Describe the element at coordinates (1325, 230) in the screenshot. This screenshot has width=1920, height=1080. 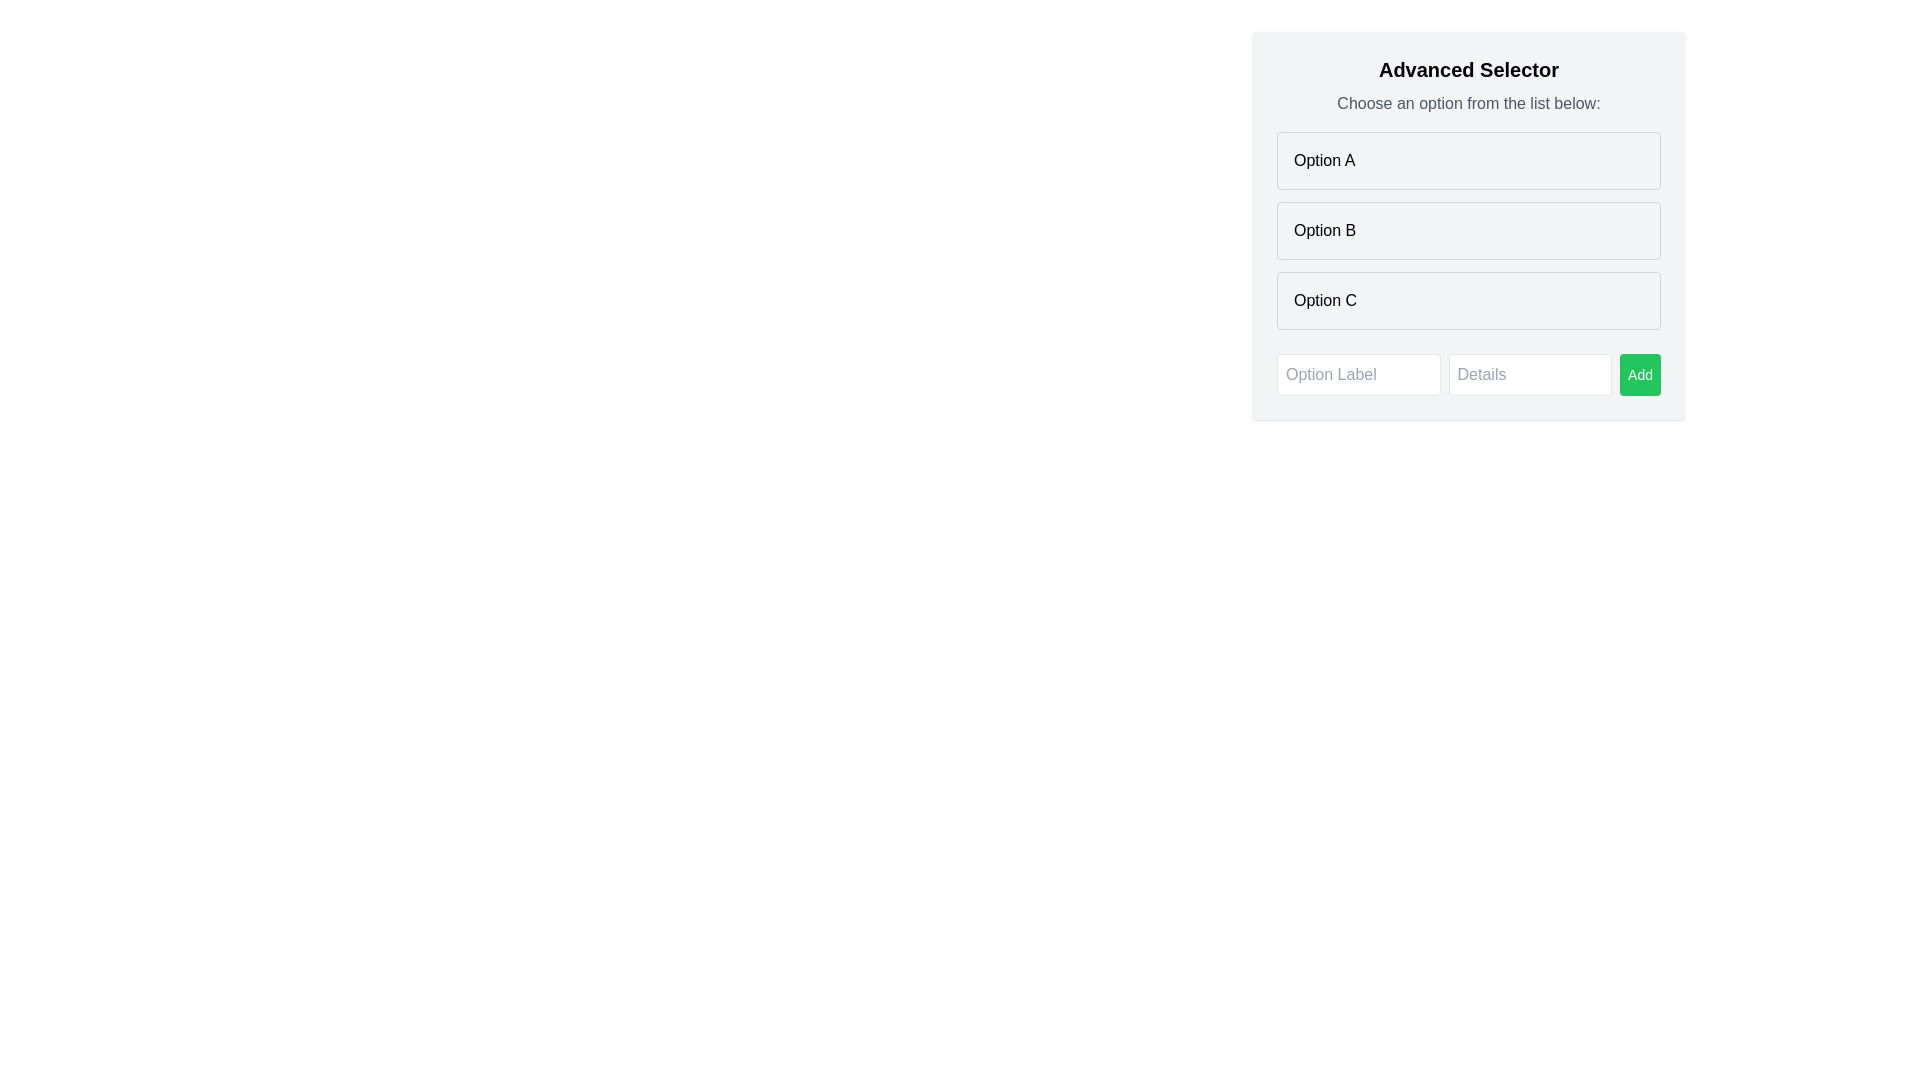
I see `the text label displaying 'Option B', which is the second item in the vertically stacked list under 'Advanced Selector'` at that location.